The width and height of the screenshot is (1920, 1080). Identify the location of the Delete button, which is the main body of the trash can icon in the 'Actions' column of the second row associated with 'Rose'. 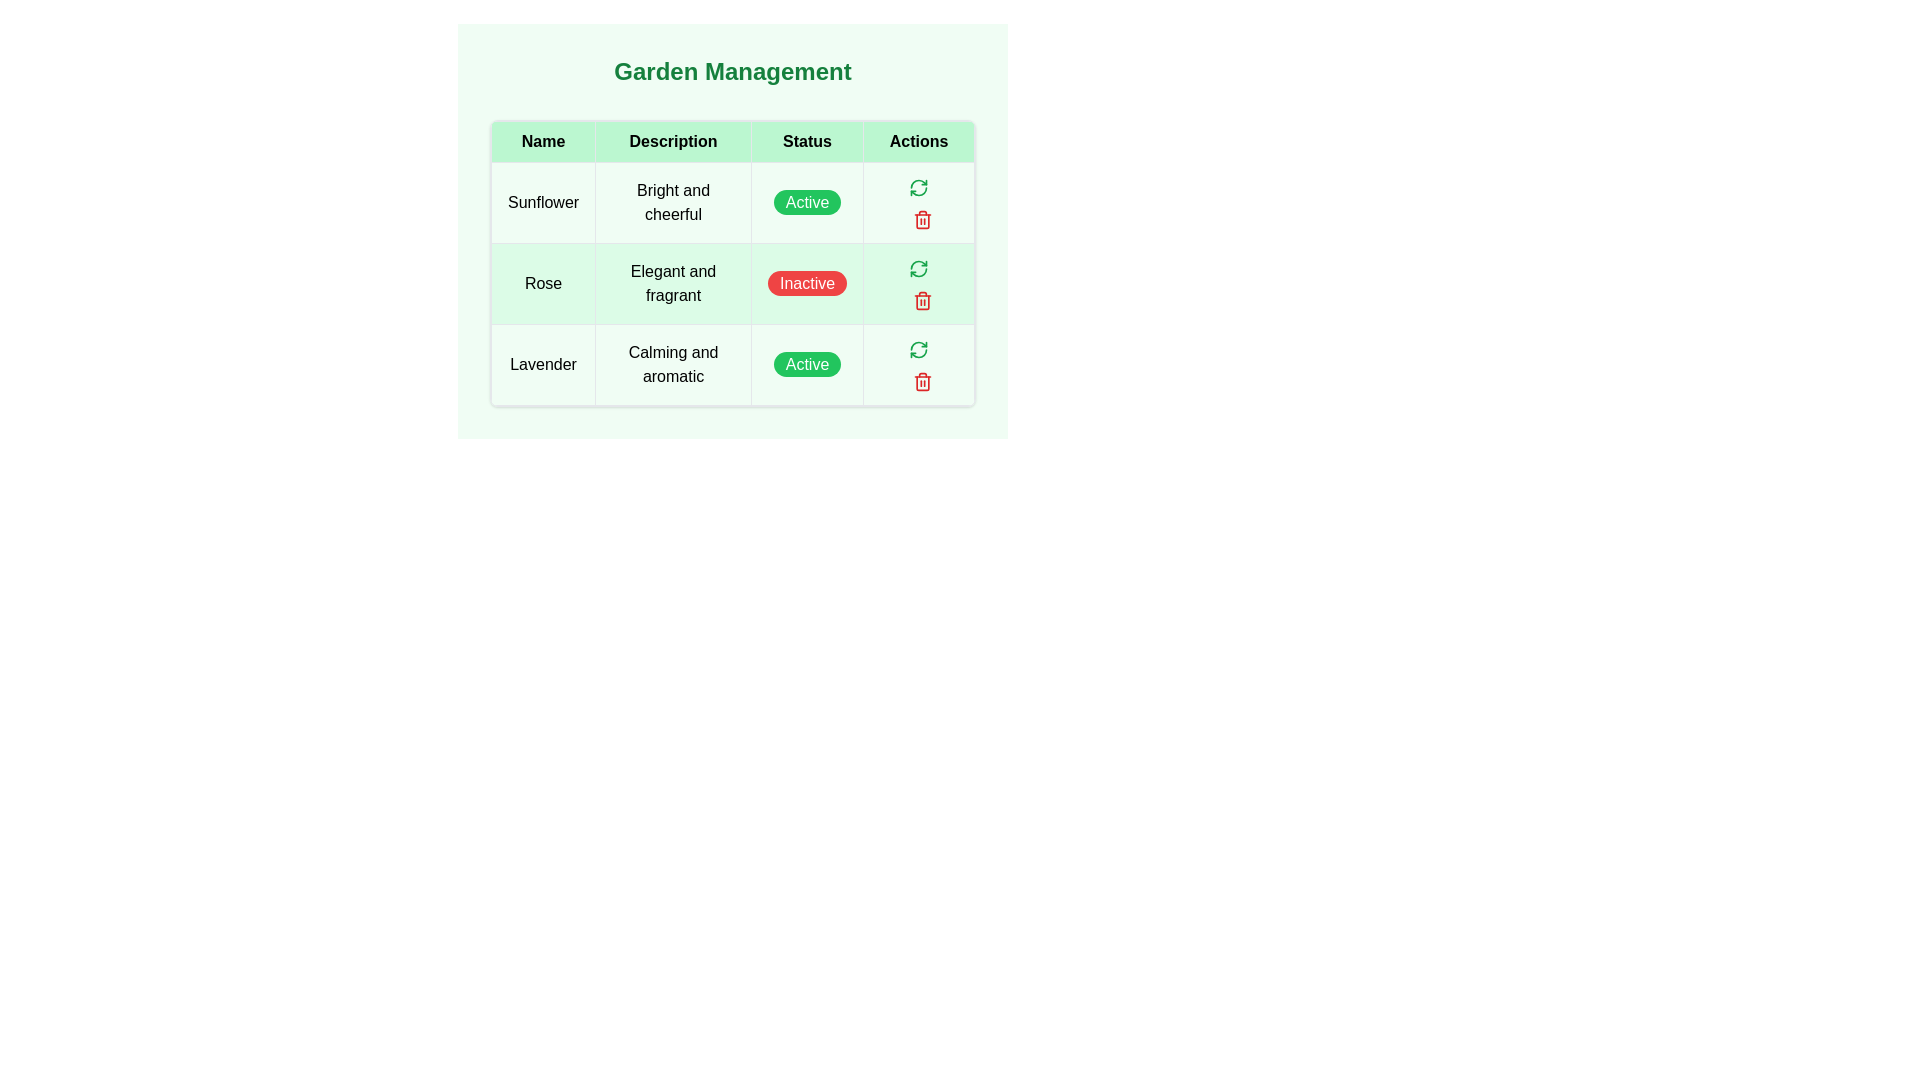
(922, 302).